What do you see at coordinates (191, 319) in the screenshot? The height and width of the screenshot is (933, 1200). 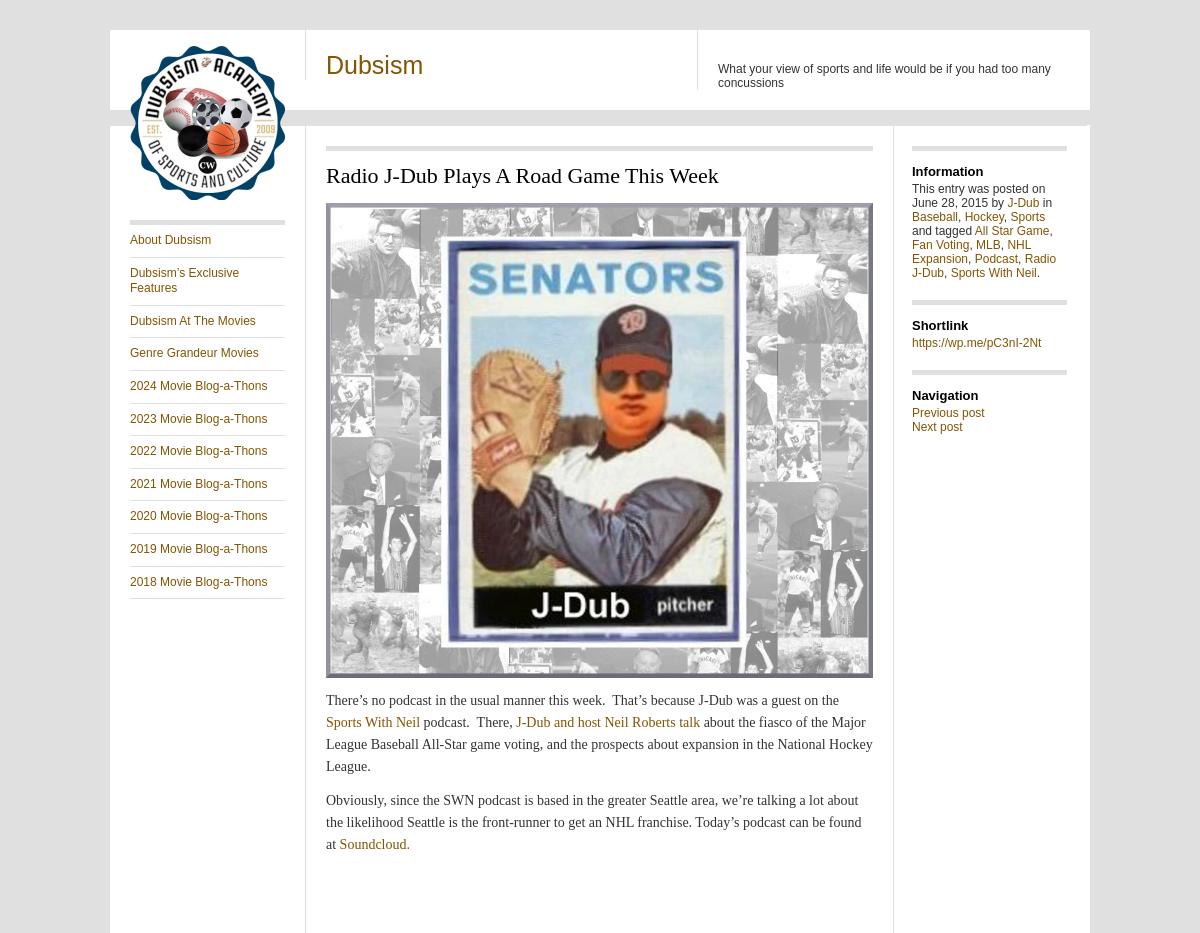 I see `'Dubsism At The Movies'` at bounding box center [191, 319].